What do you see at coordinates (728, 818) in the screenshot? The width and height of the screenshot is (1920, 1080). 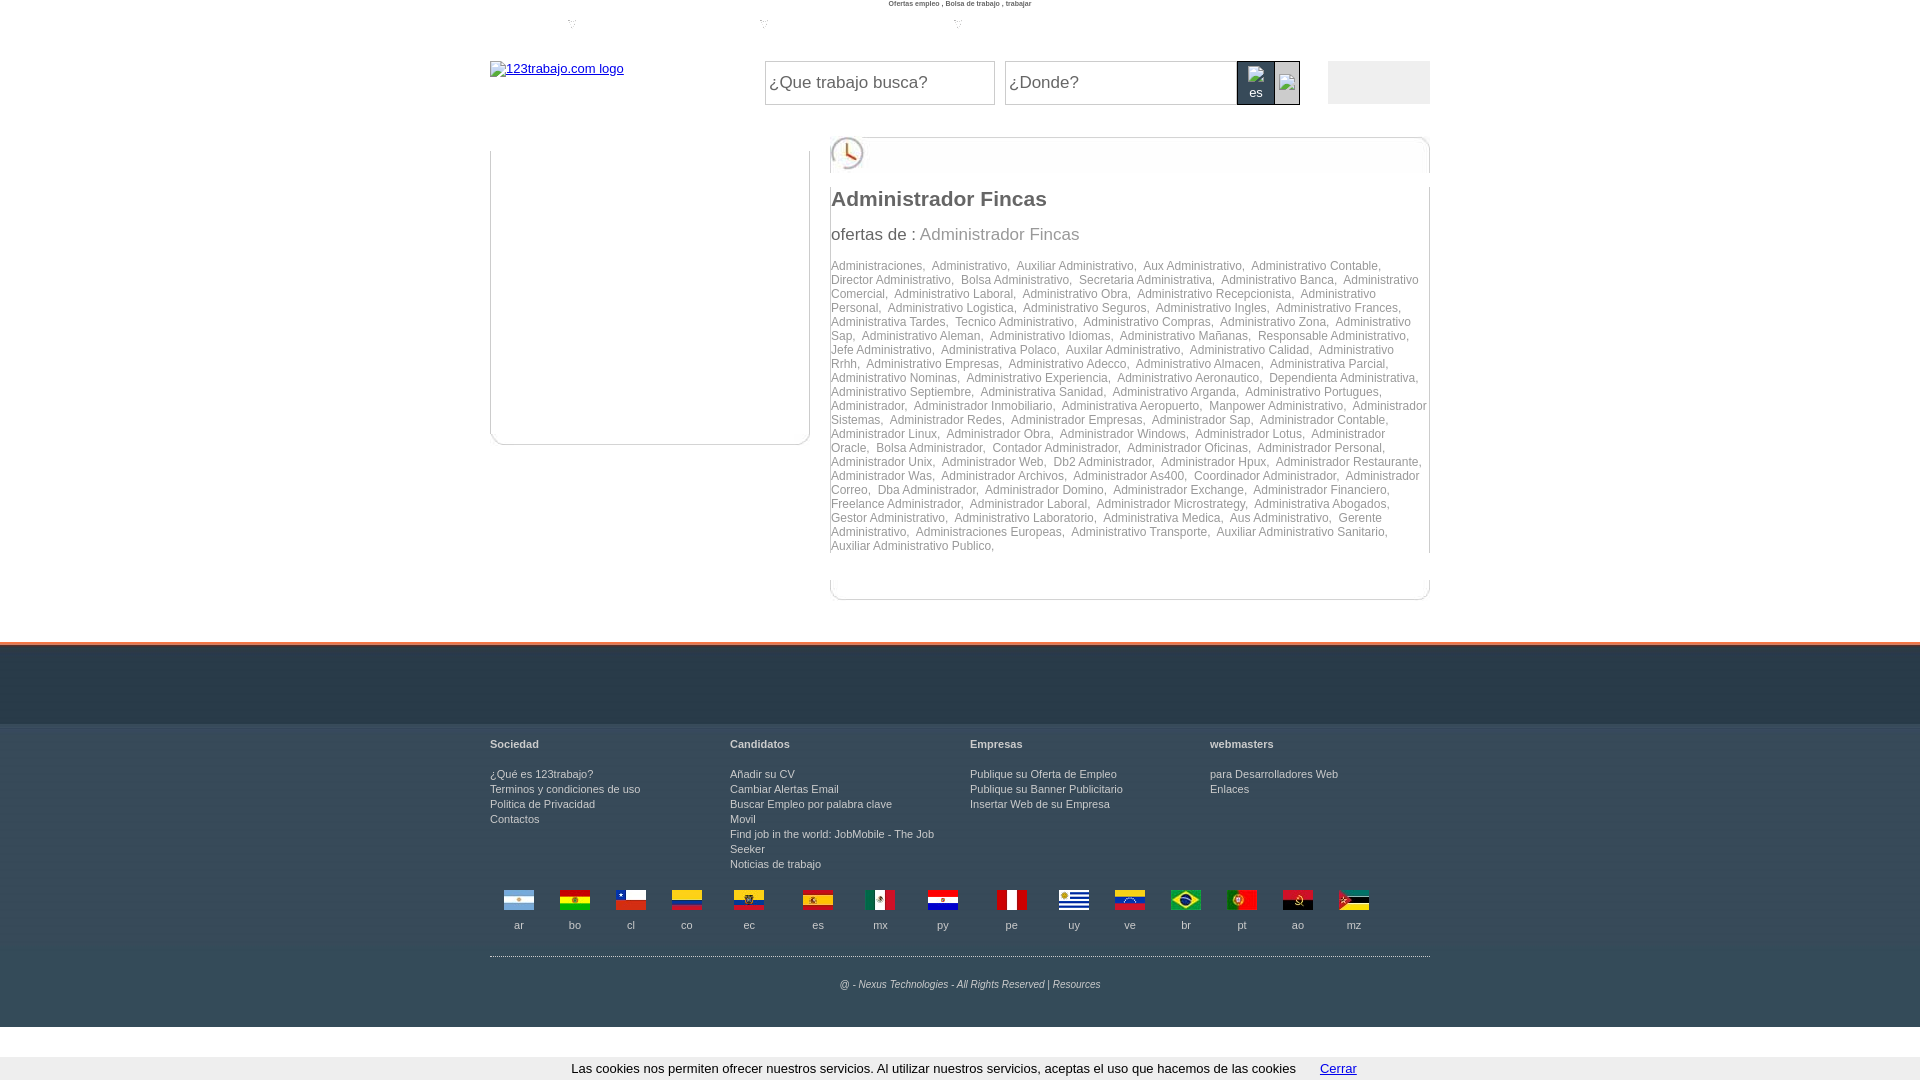 I see `'Movil'` at bounding box center [728, 818].